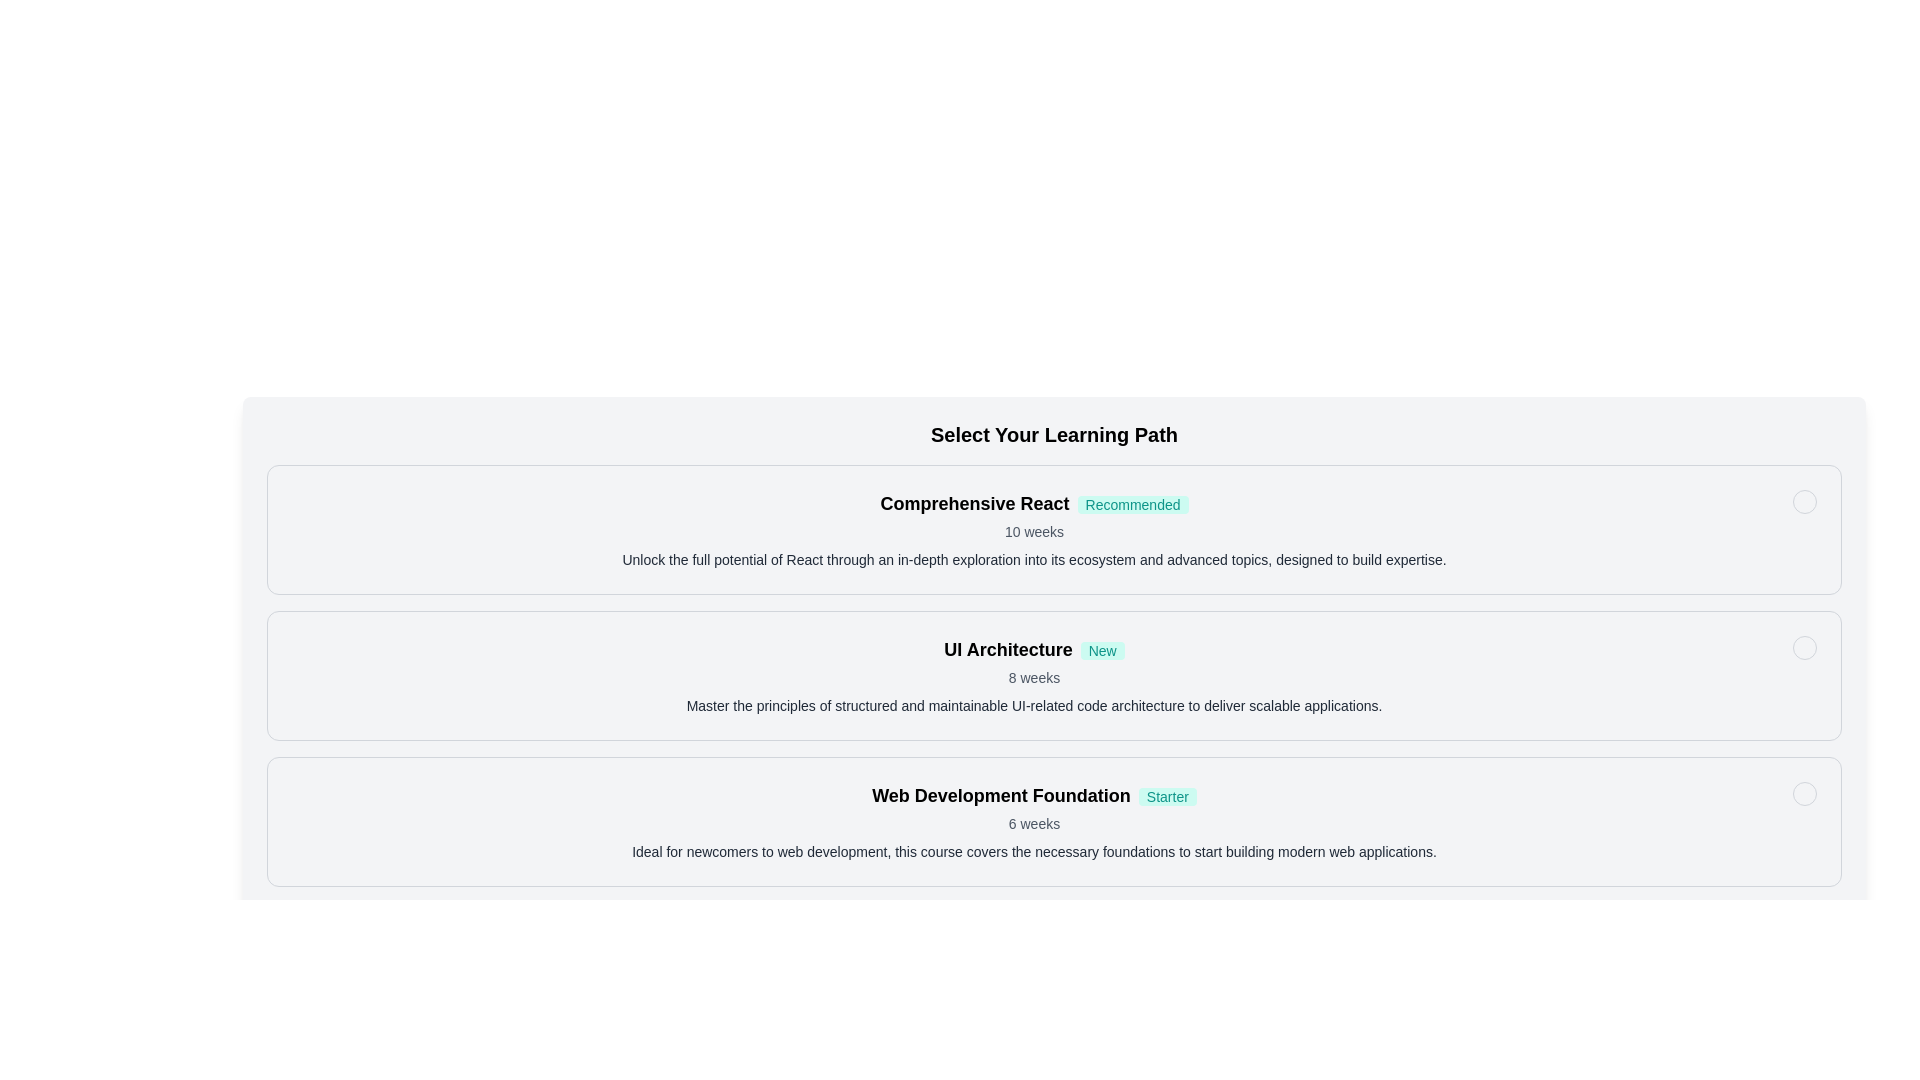 The width and height of the screenshot is (1920, 1080). What do you see at coordinates (1034, 704) in the screenshot?
I see `text displayed in a small, gray font located beneath '8 weeks' in the 'UI Architecture' section of the interface` at bounding box center [1034, 704].